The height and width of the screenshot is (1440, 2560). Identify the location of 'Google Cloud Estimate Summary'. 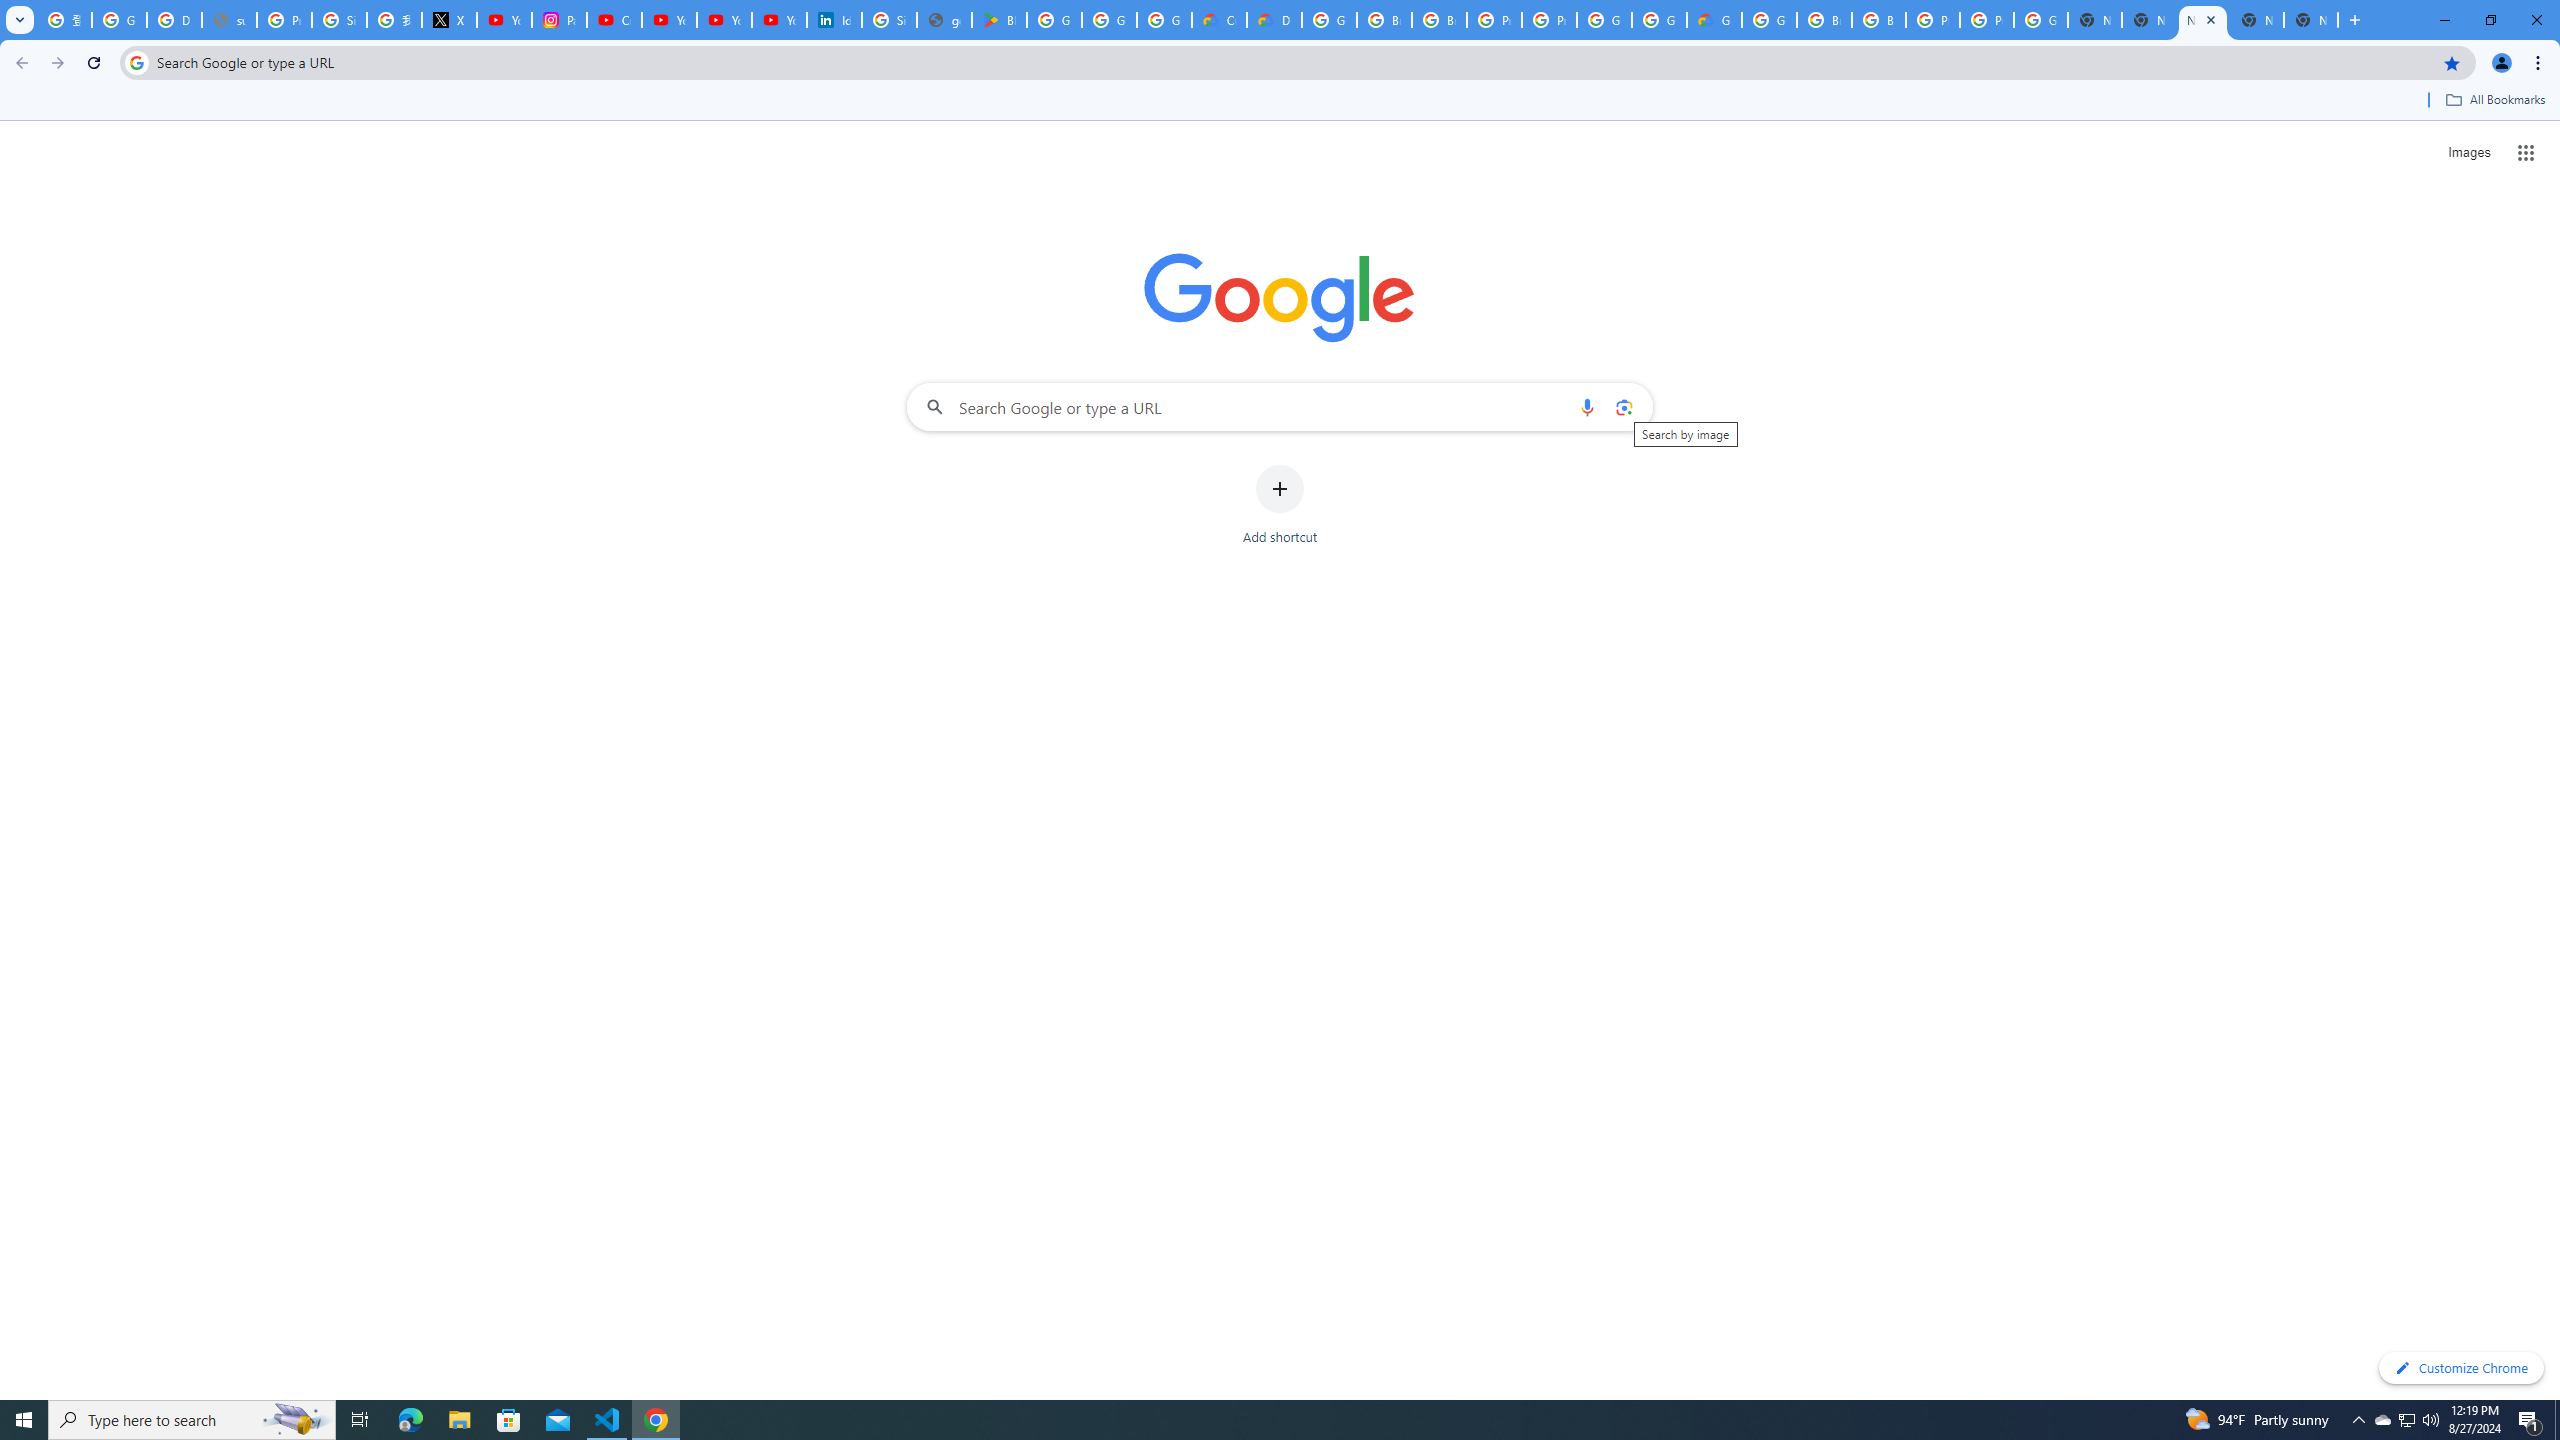
(1712, 19).